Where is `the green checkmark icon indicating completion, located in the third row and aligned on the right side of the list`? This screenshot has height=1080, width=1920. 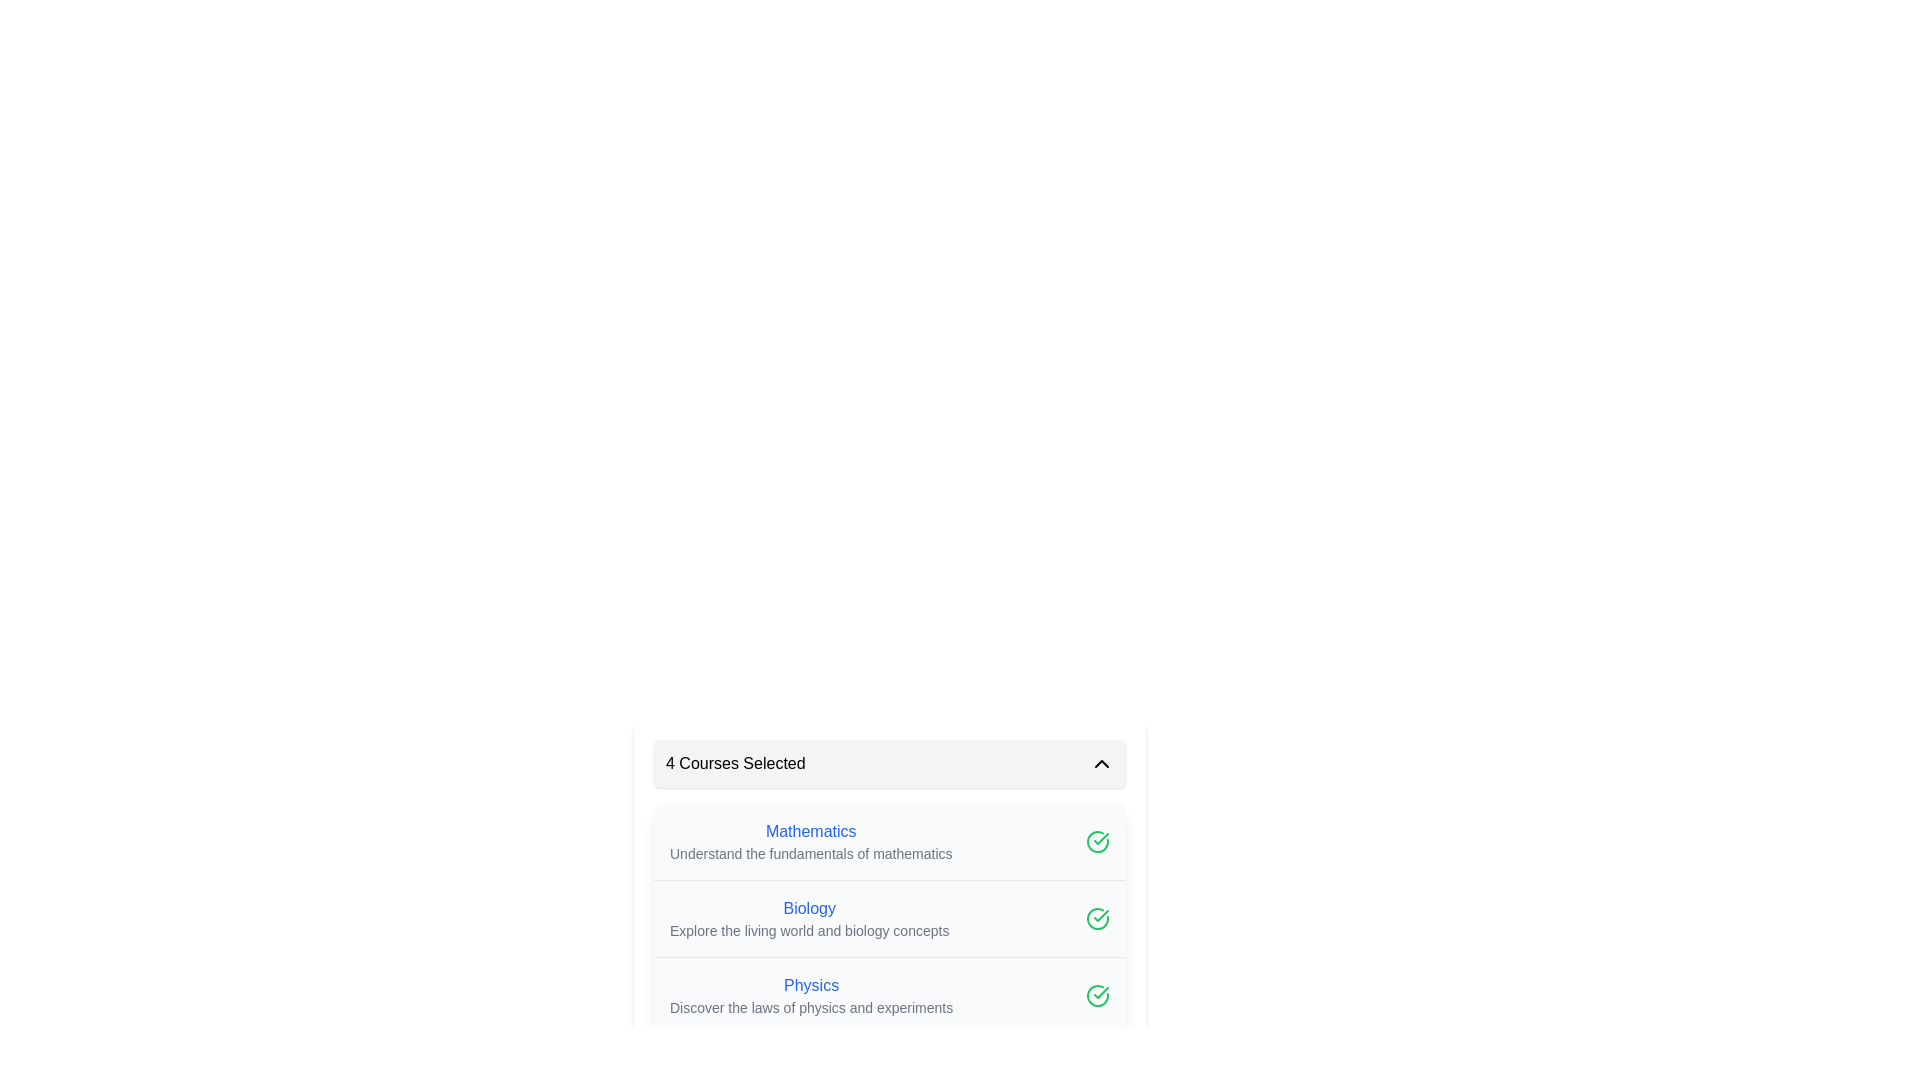 the green checkmark icon indicating completion, located in the third row and aligned on the right side of the list is located at coordinates (1100, 992).